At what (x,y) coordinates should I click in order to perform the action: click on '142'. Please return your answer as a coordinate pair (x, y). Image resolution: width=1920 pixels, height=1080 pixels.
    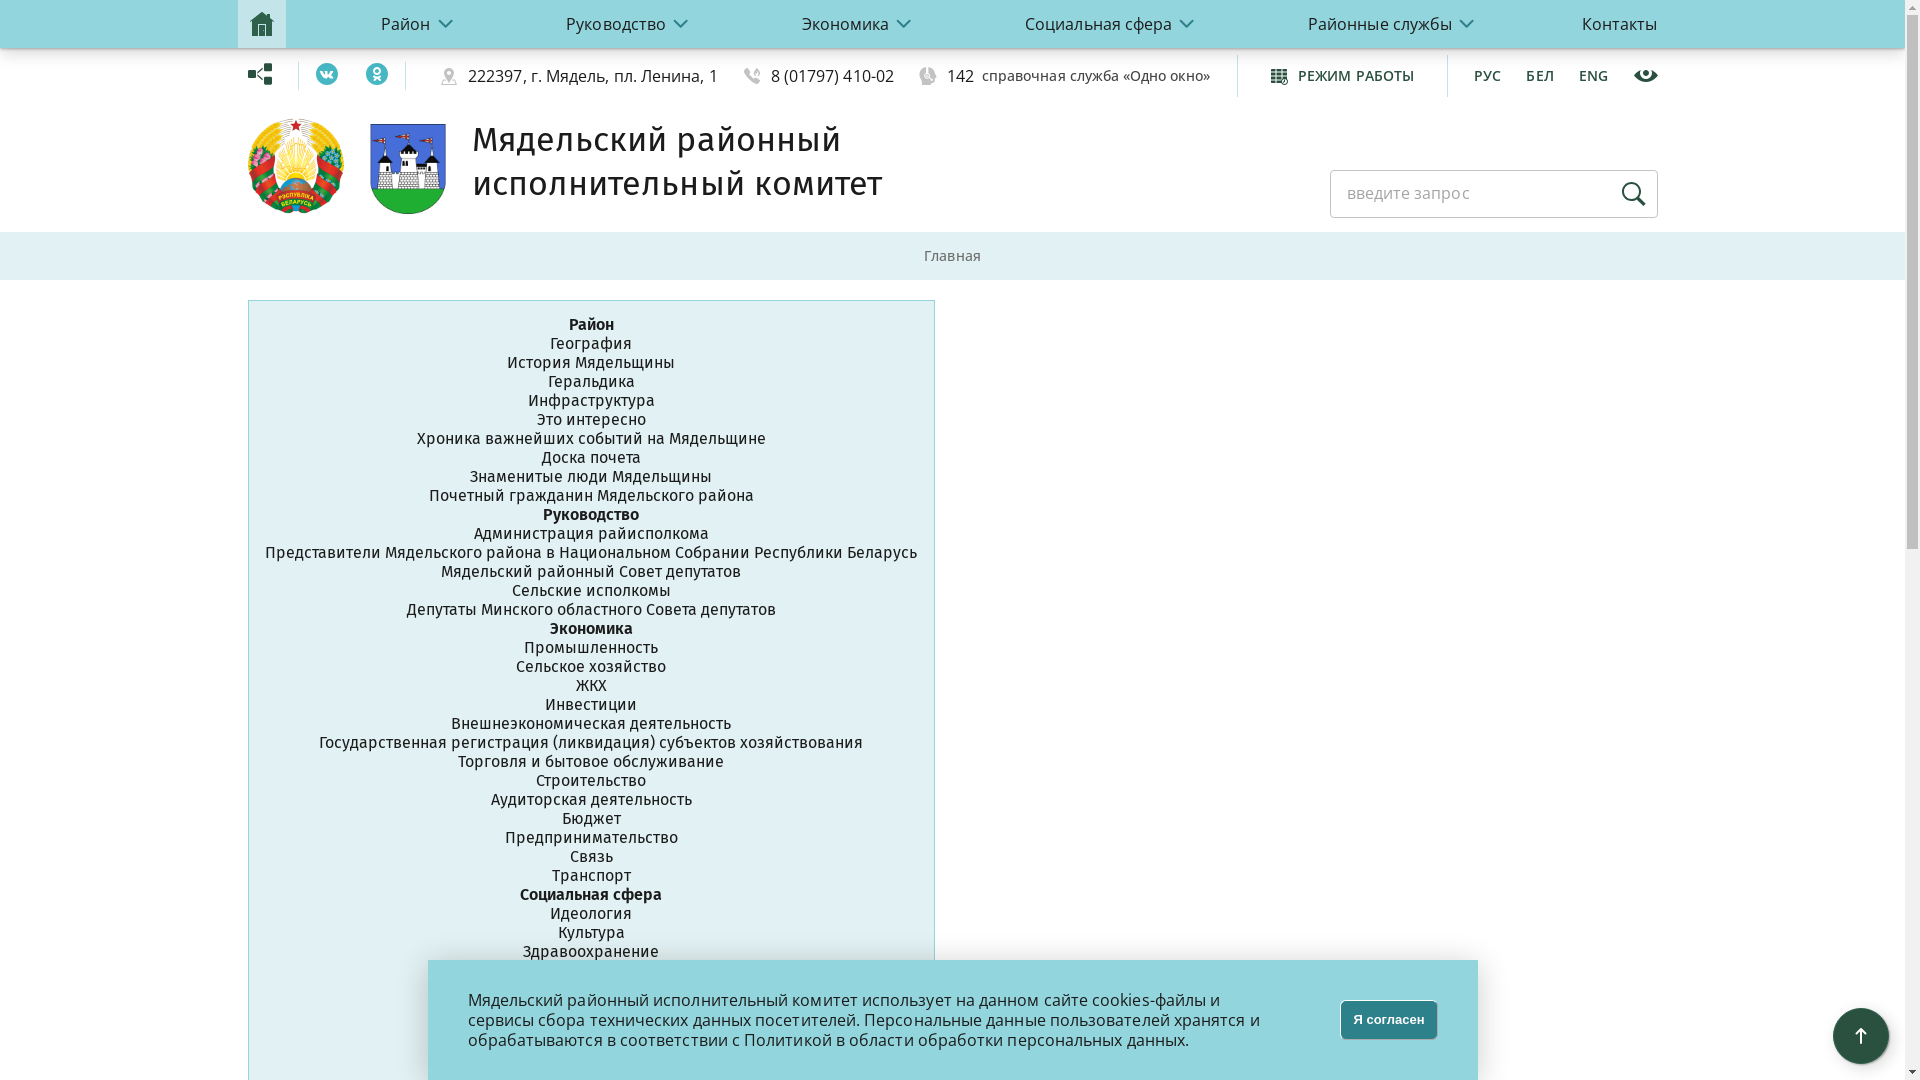
    Looking at the image, I should click on (960, 75).